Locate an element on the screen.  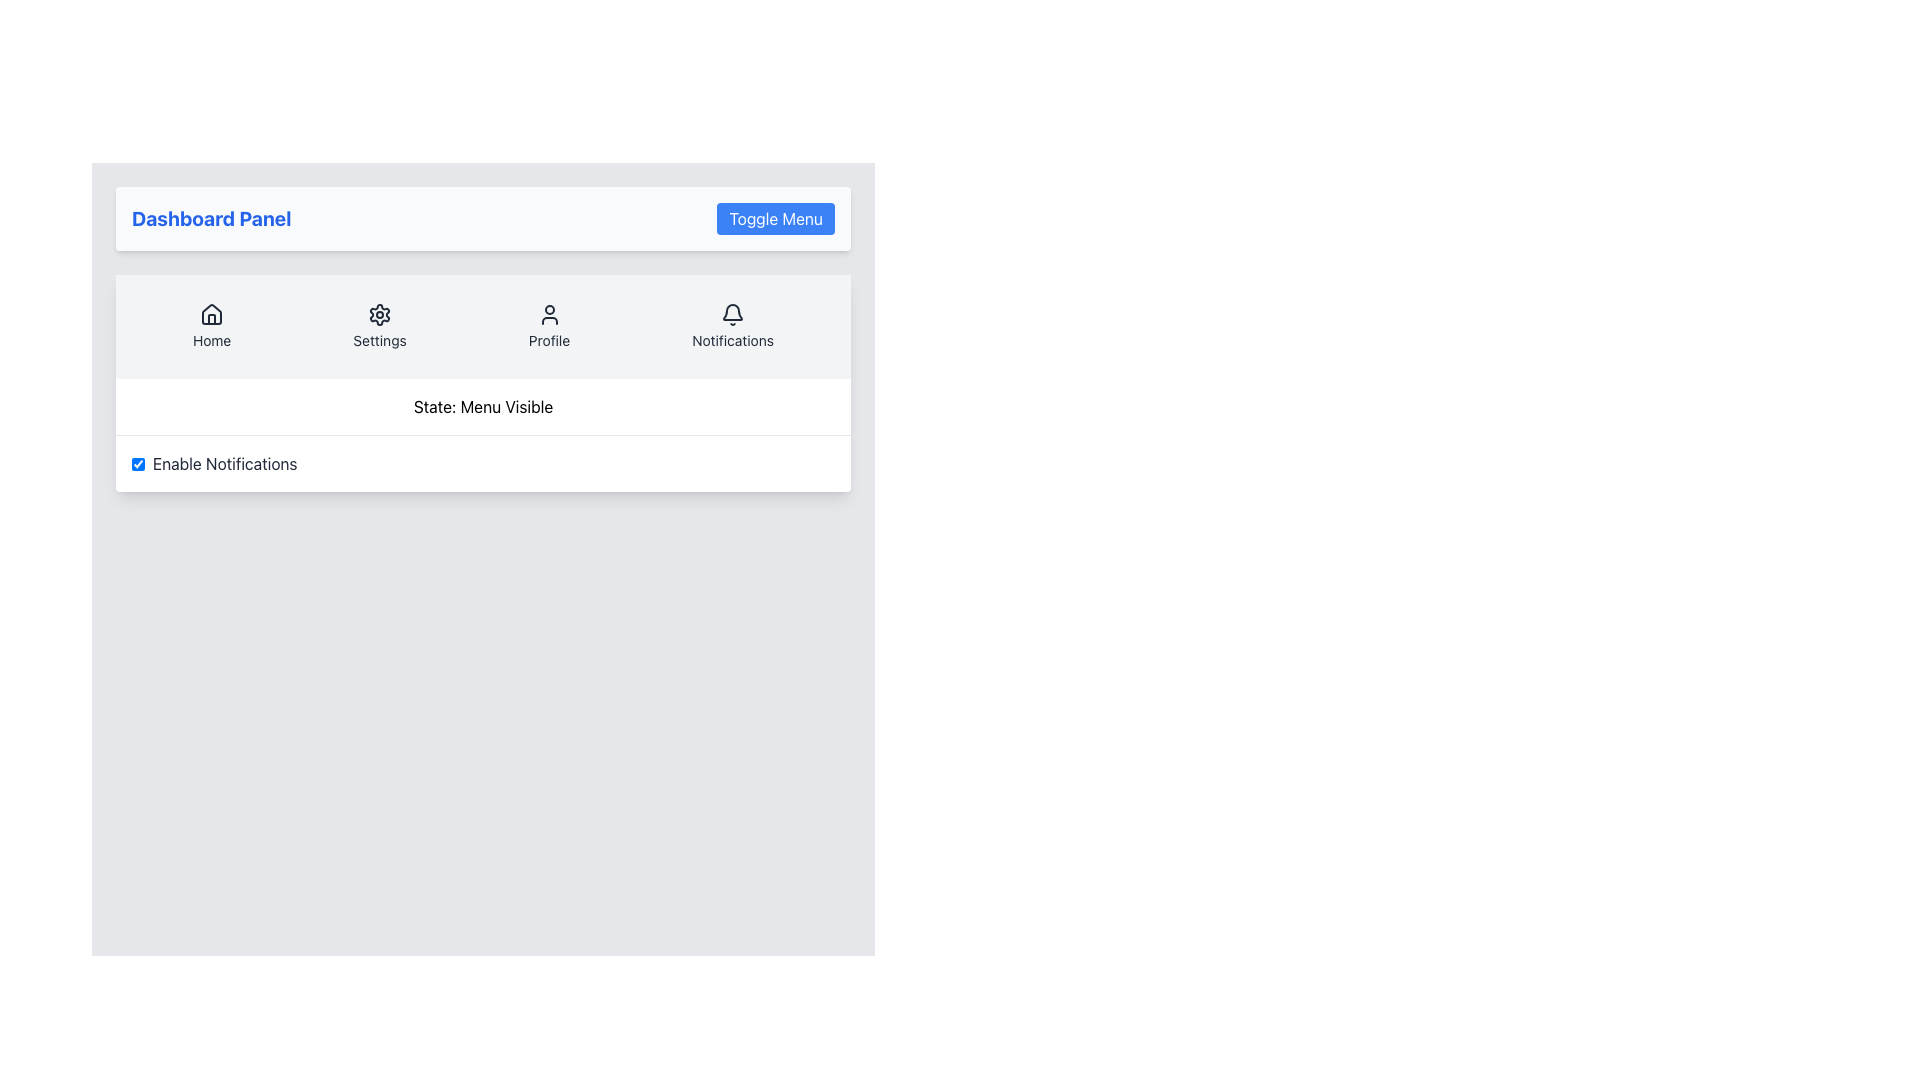
the 'Settings' button, which features a gear icon and is the second item in the navigation bar is located at coordinates (380, 326).